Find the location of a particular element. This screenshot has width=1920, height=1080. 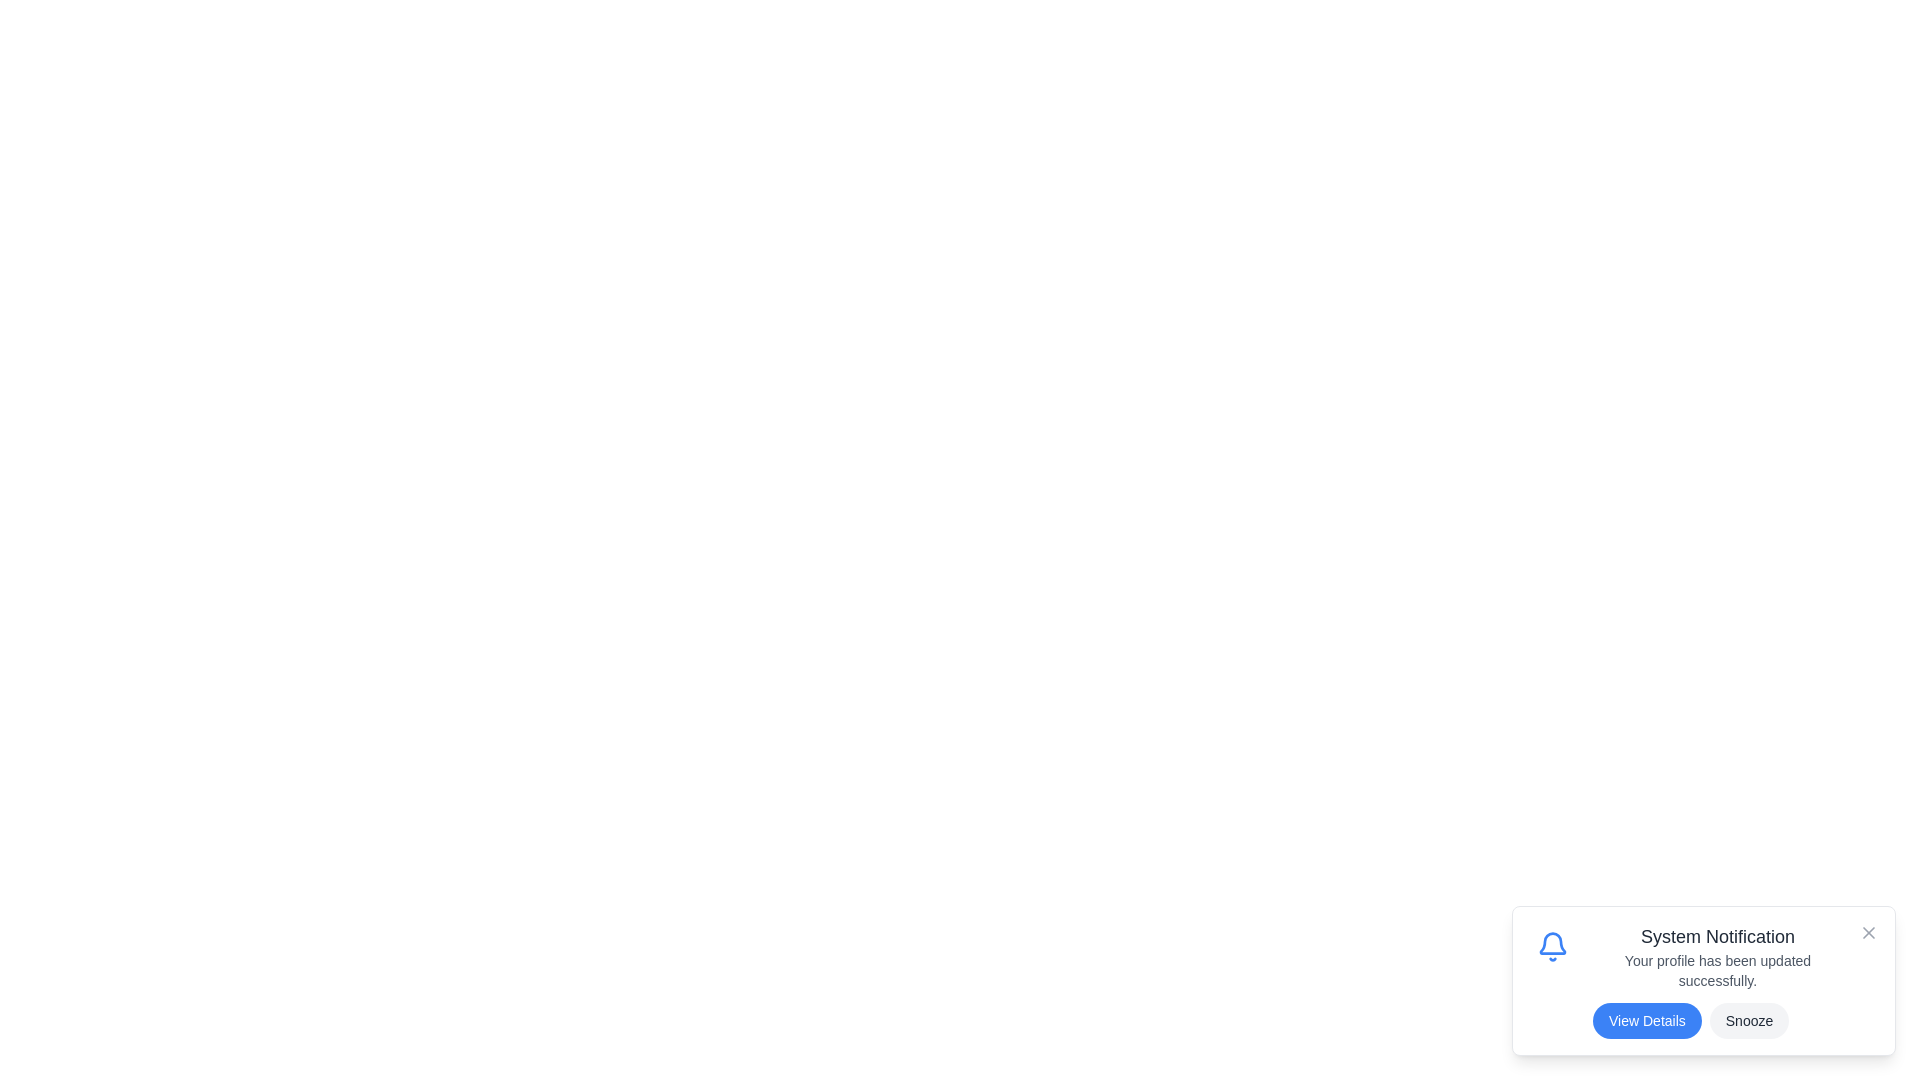

the blue bell-shaped icon located at the top left corner of the 'System Notification' message box indicating that 'Your profile has been updated successfully' is located at coordinates (1552, 946).